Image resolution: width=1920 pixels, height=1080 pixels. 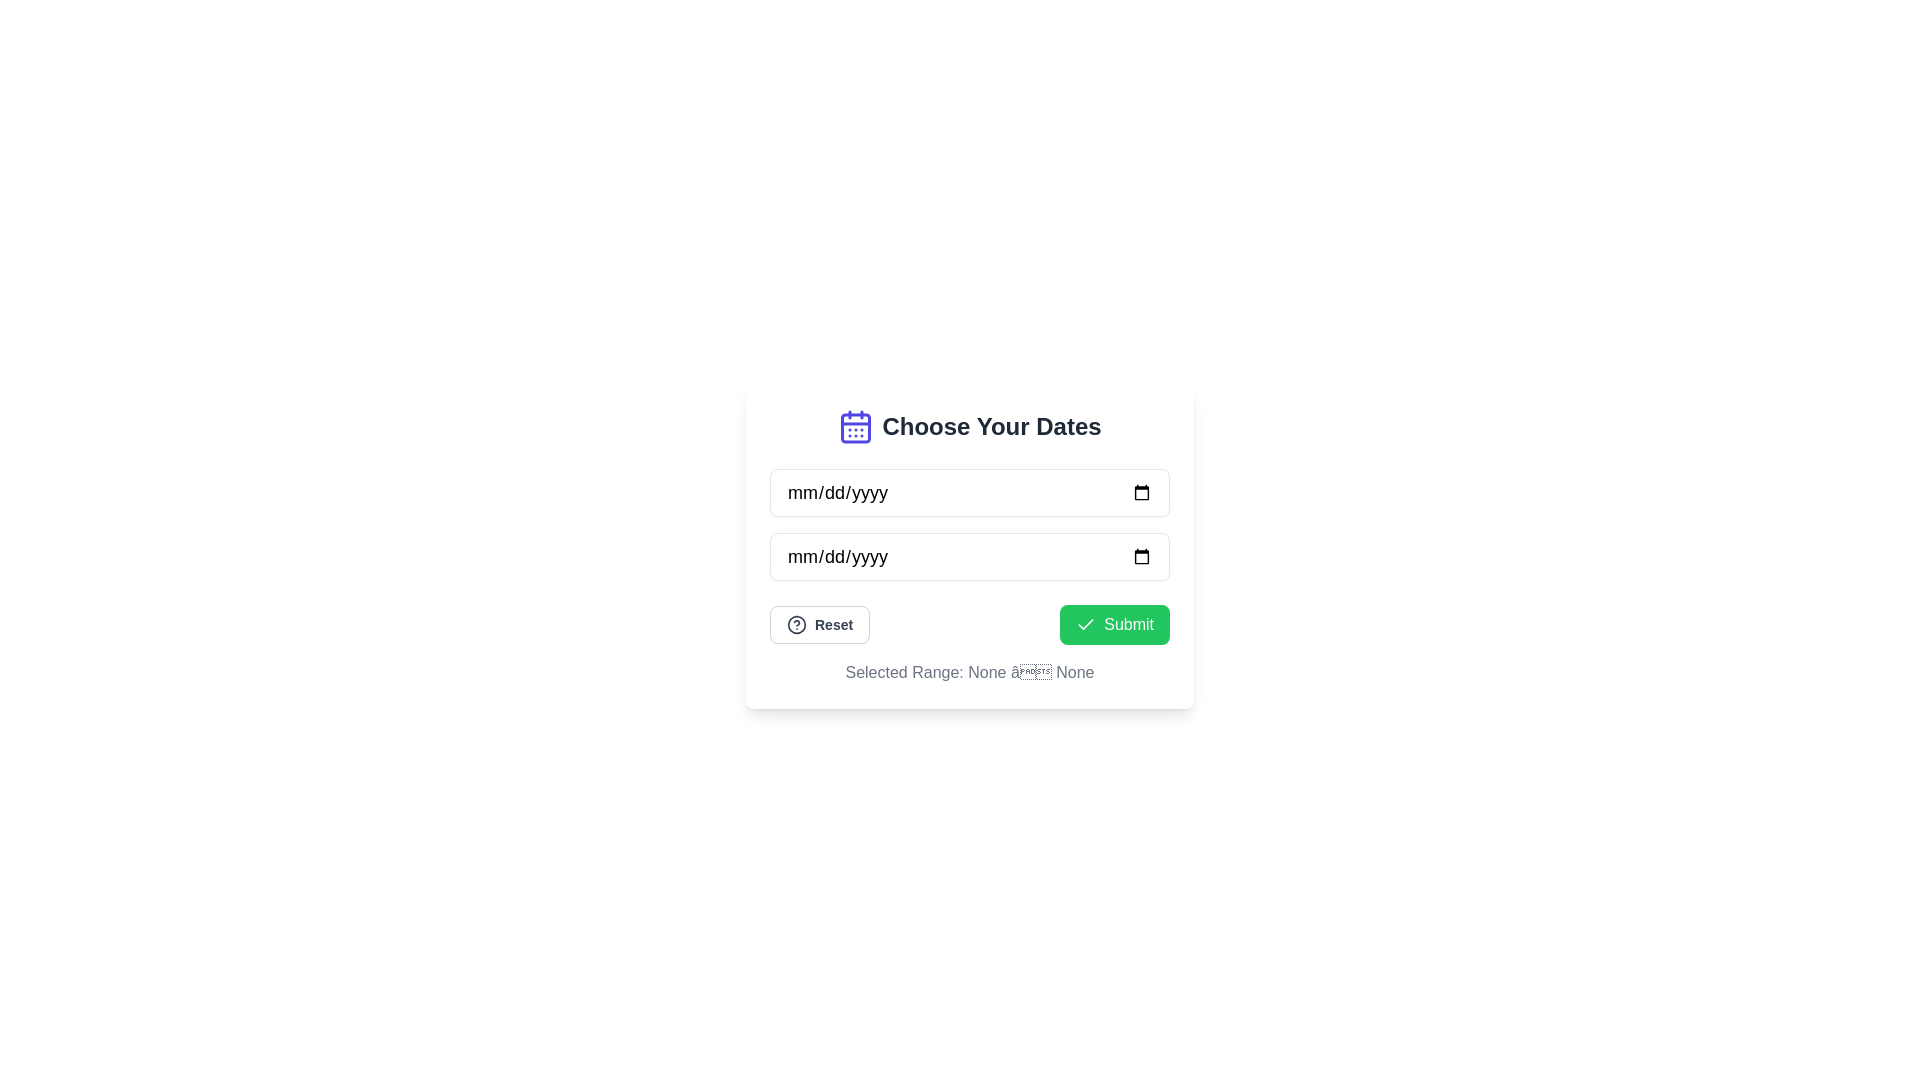 I want to click on the circular outline element within the SVG graphic that serves as part of the help indicator, located to the left of the 'Reset' button, so click(x=795, y=623).